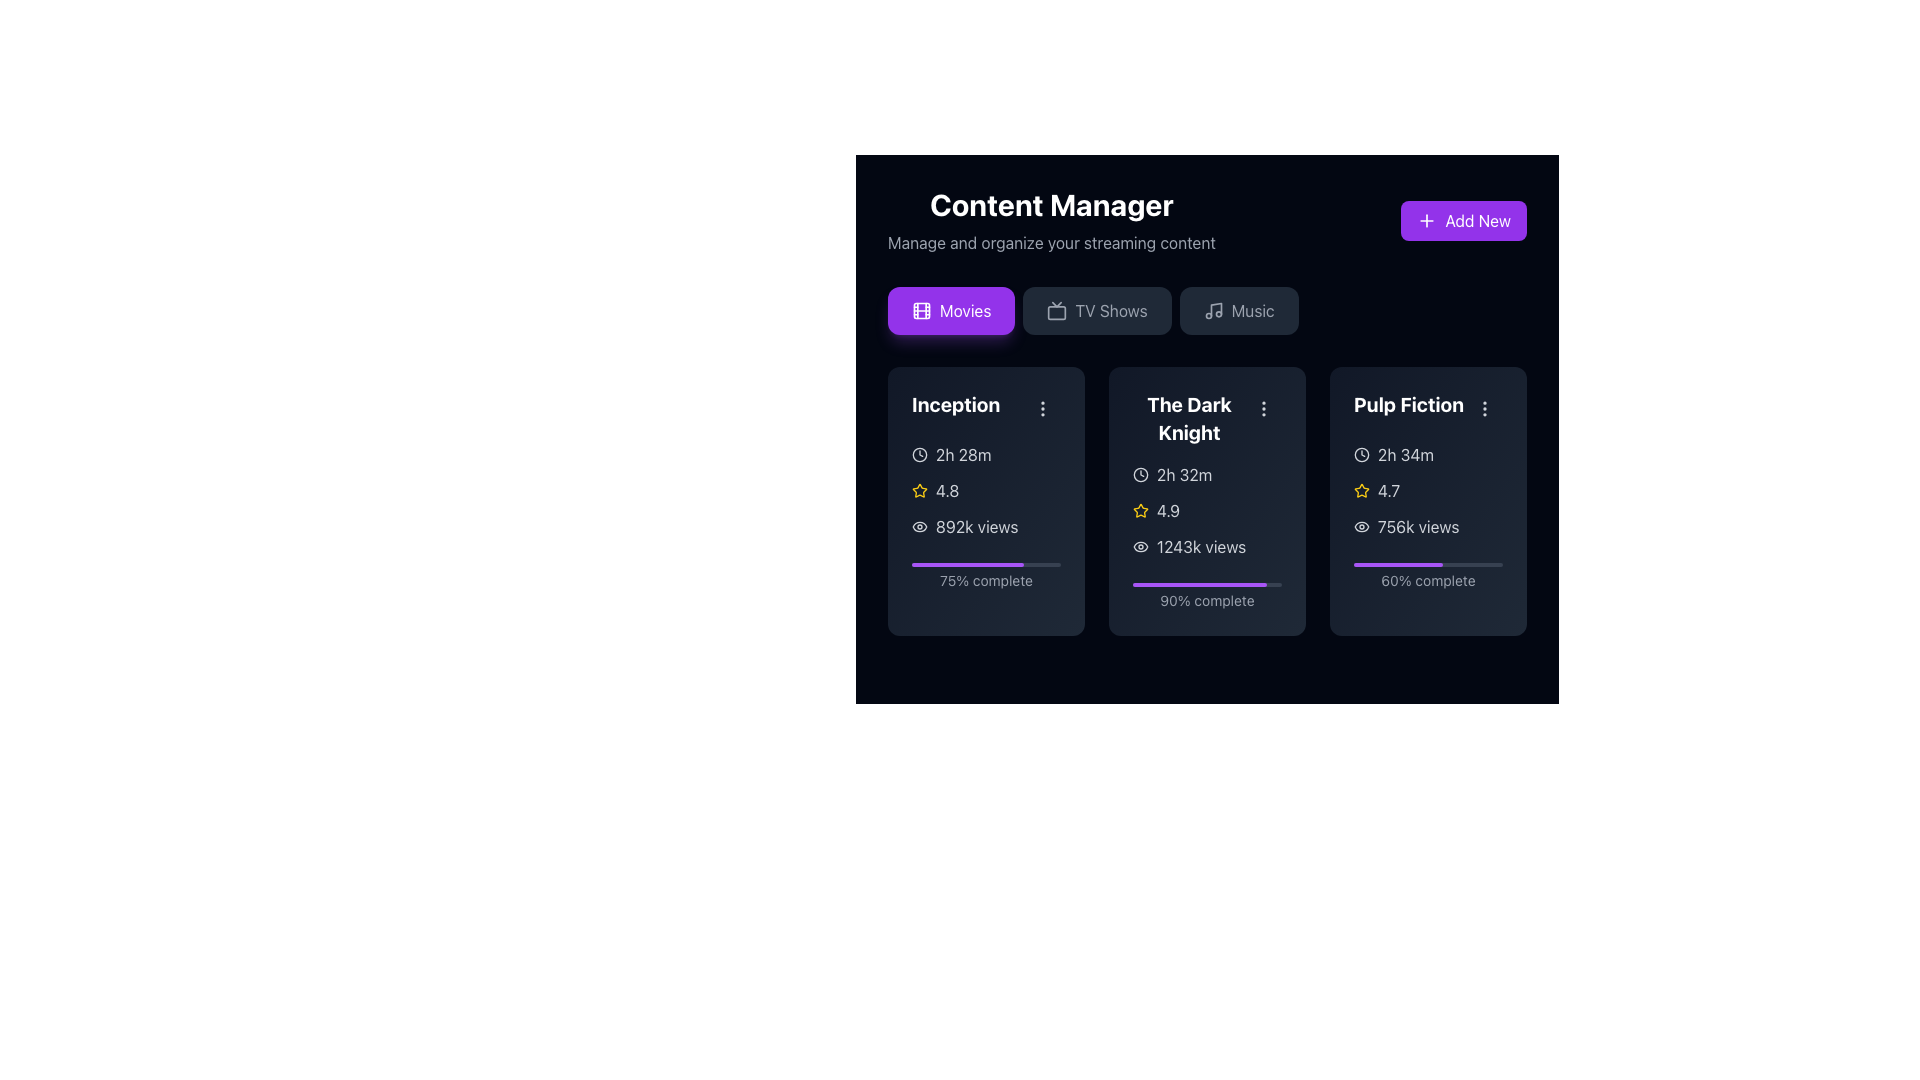 The image size is (1920, 1080). Describe the element at coordinates (1484, 407) in the screenshot. I see `the vertical ellipsis icon located in the upper-right area of the 'Pulp Fiction' card` at that location.